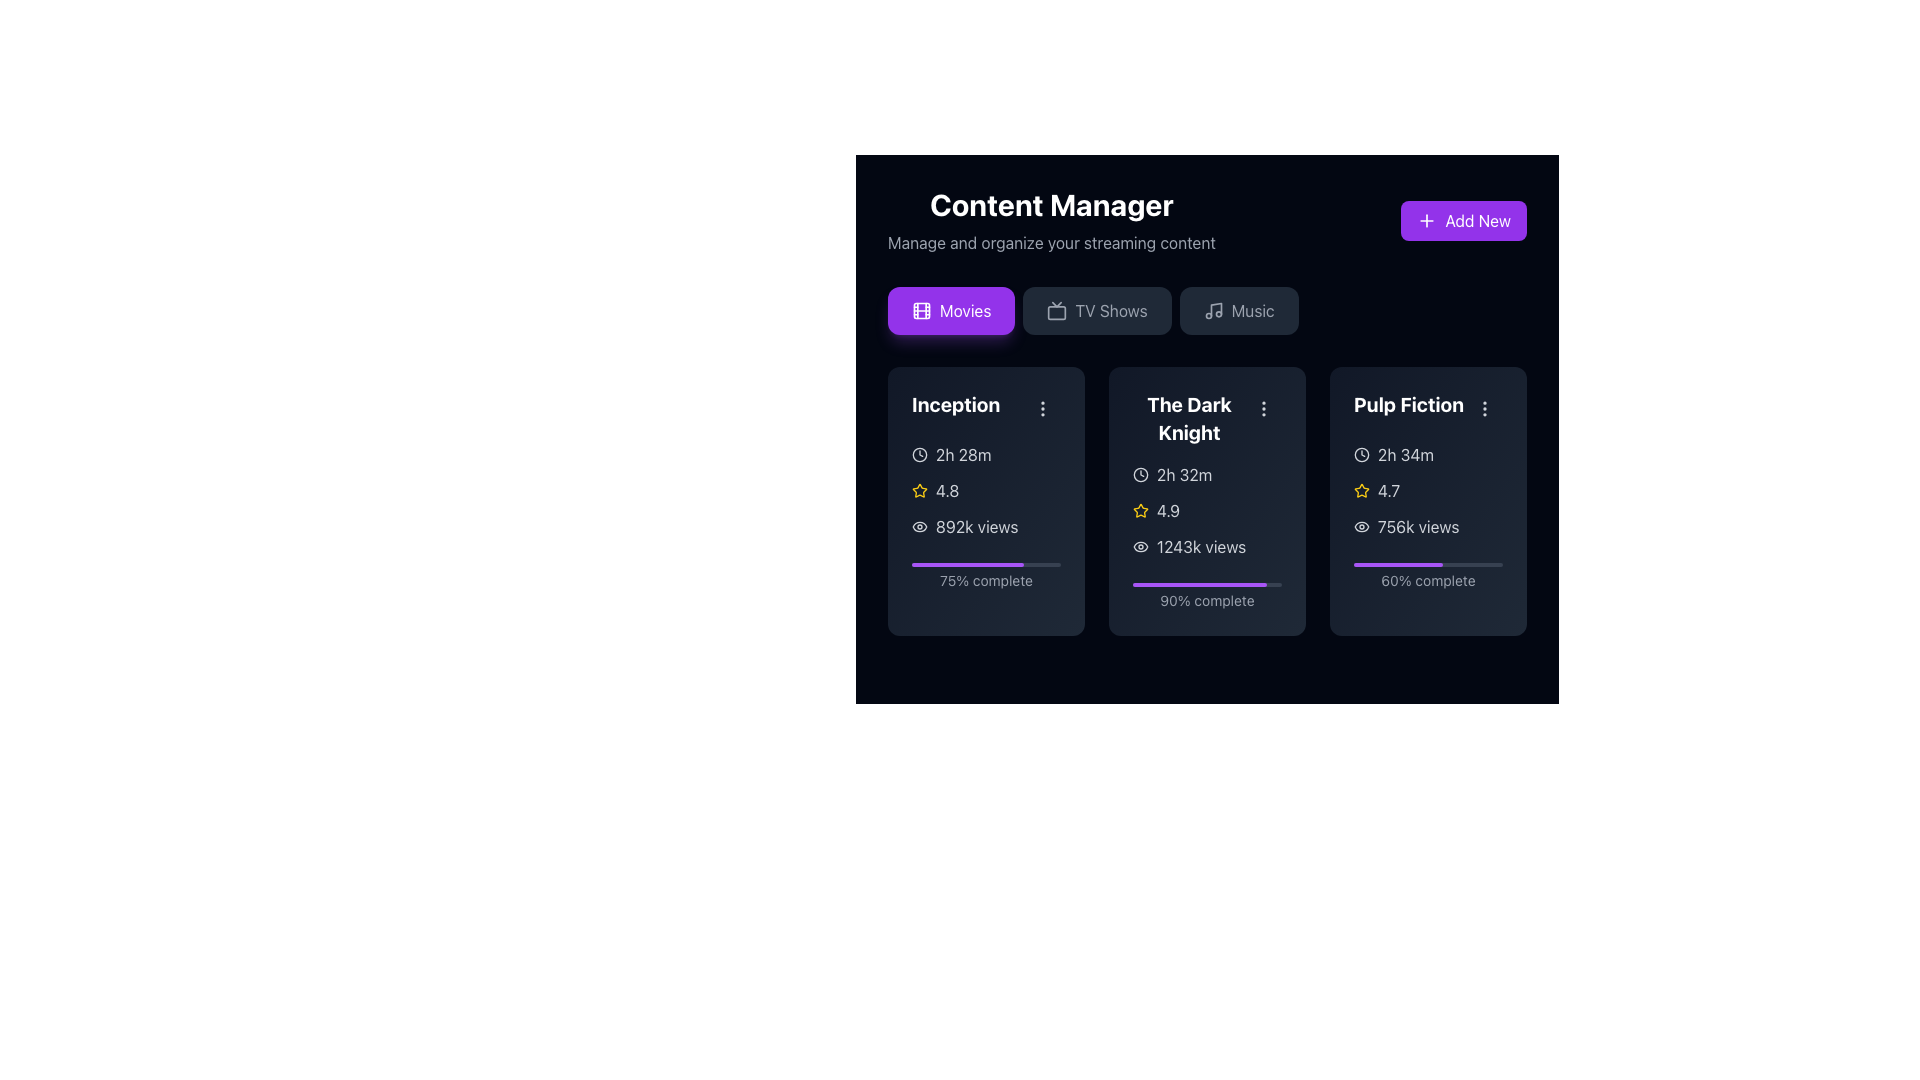 The image size is (1920, 1080). Describe the element at coordinates (1484, 407) in the screenshot. I see `the vertical ellipsis icon located in the upper-right area of the 'Pulp Fiction' card` at that location.